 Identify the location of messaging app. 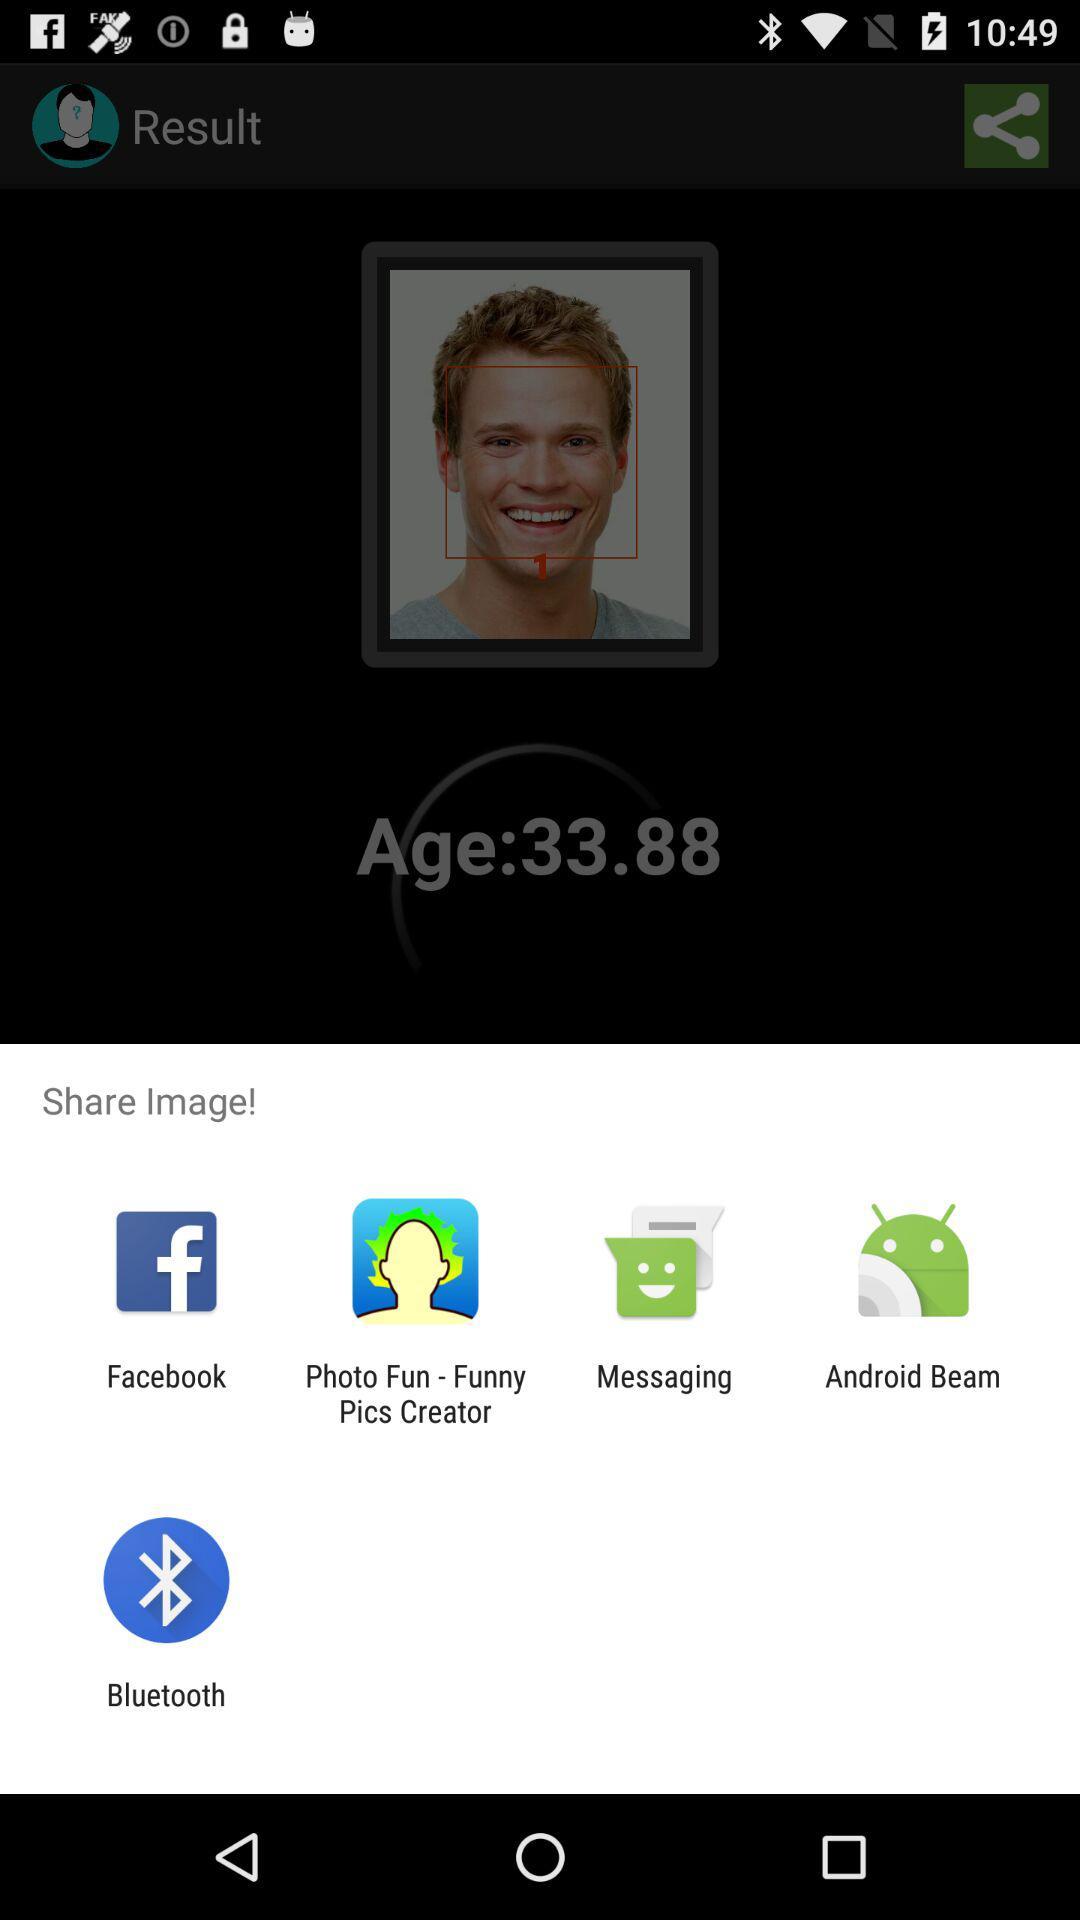
(664, 1392).